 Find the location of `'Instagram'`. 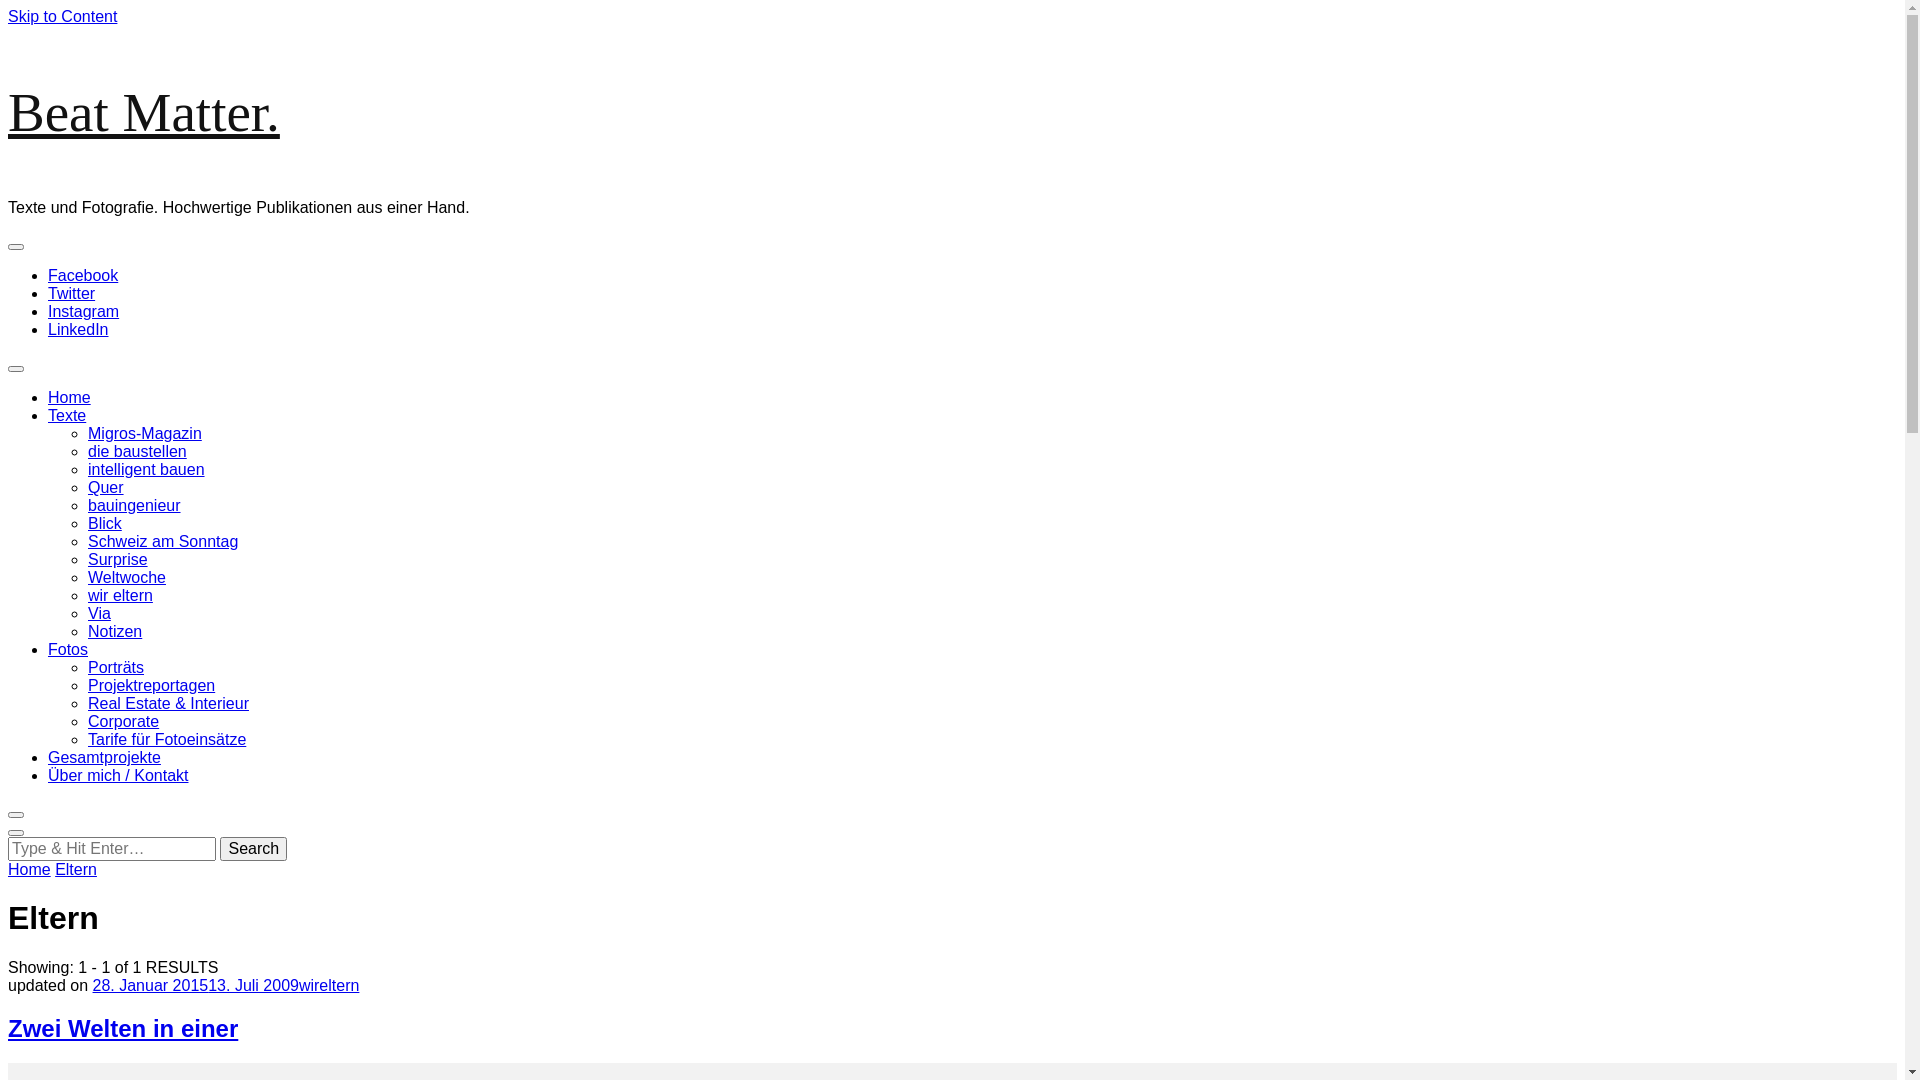

'Instagram' is located at coordinates (48, 311).